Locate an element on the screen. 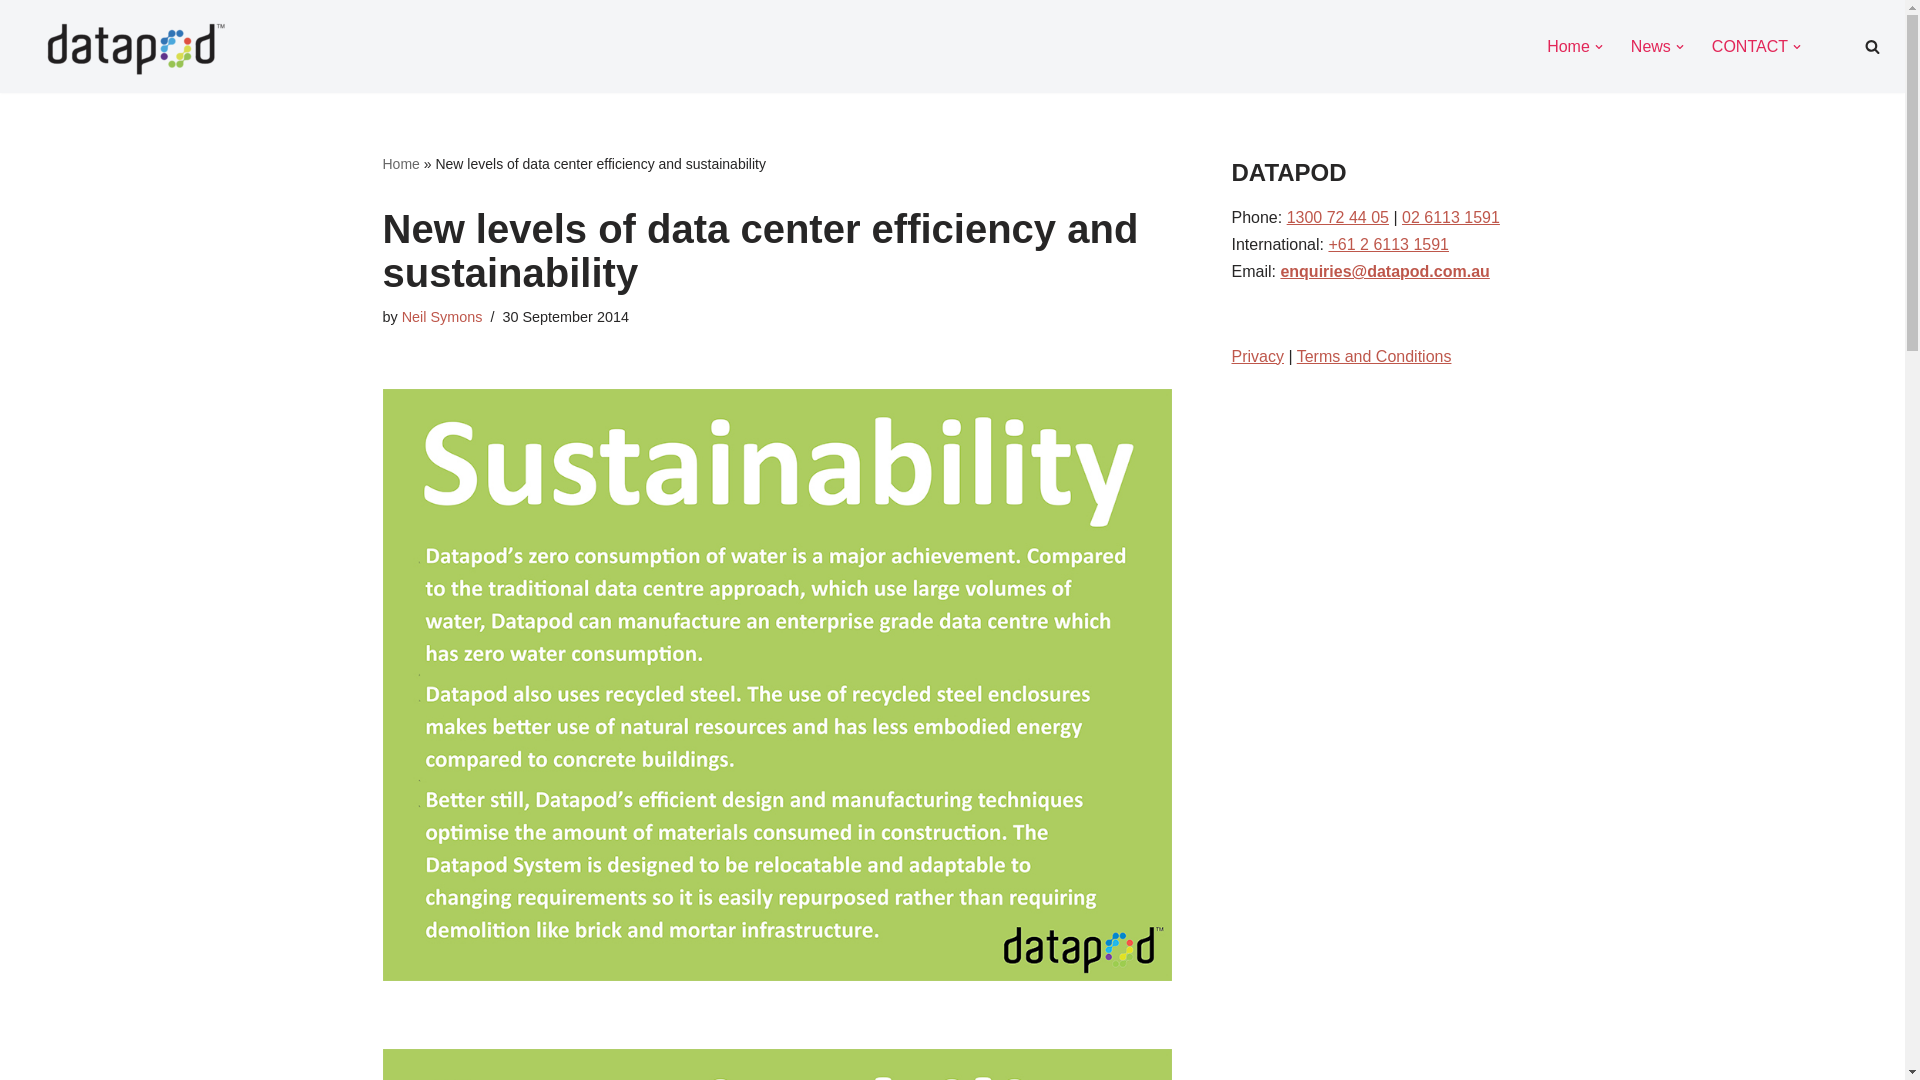 The width and height of the screenshot is (1920, 1080). 'Home' is located at coordinates (1567, 45).